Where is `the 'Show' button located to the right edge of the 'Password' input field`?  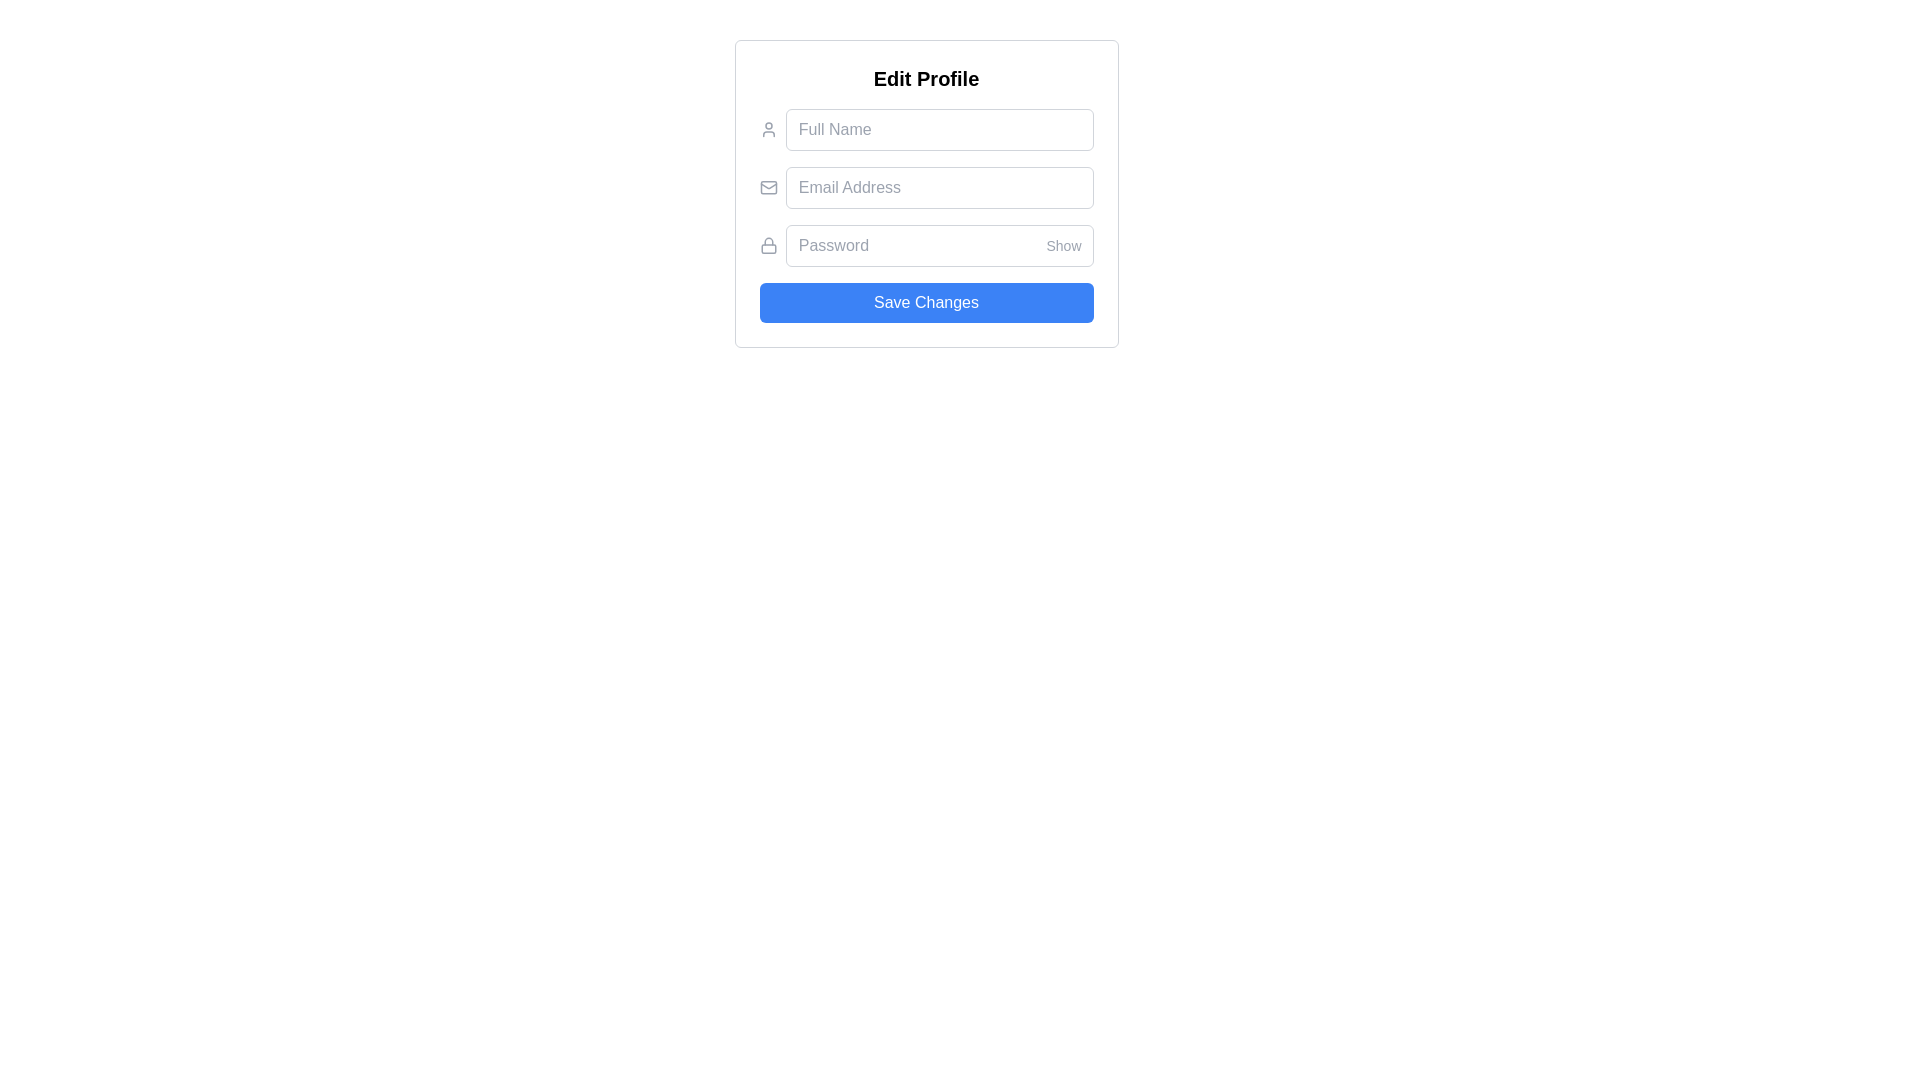 the 'Show' button located to the right edge of the 'Password' input field is located at coordinates (1063, 245).